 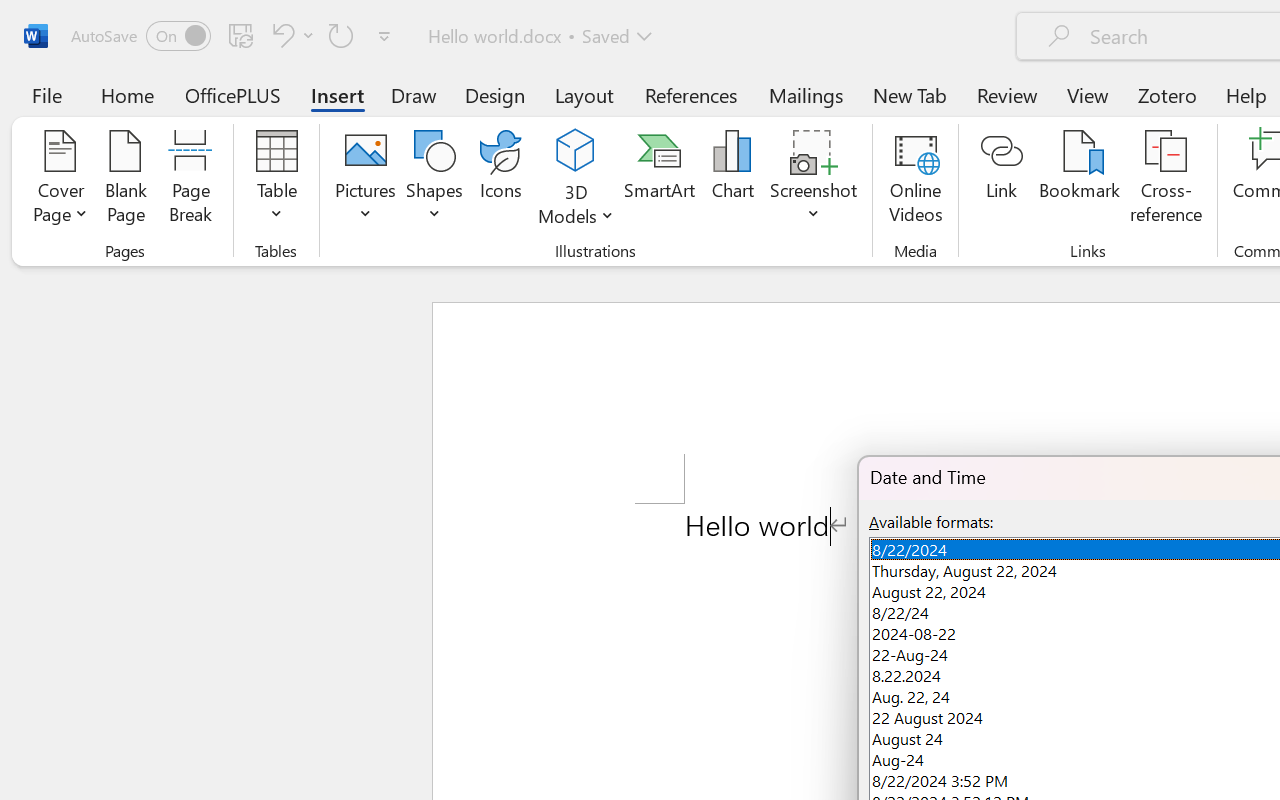 I want to click on 'AutoSave', so click(x=139, y=35).